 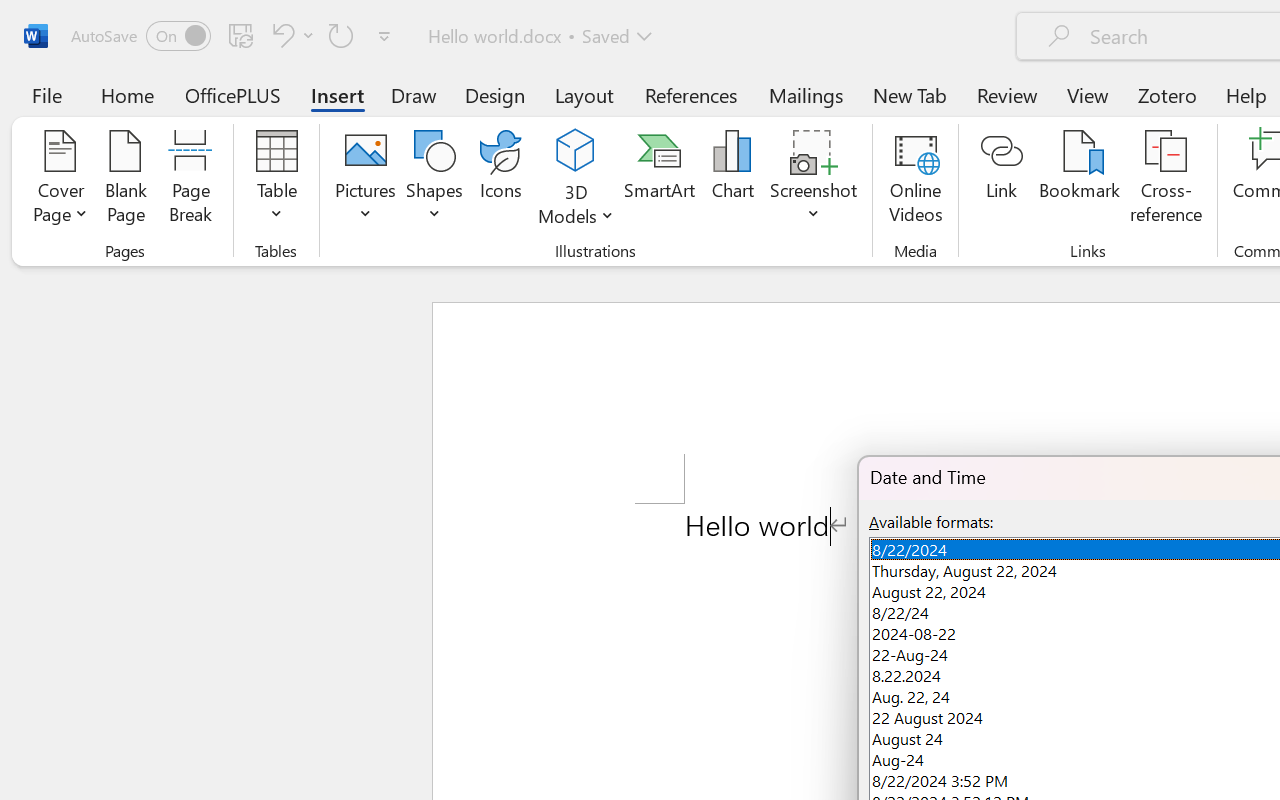 I want to click on 'AutoSave', so click(x=139, y=35).